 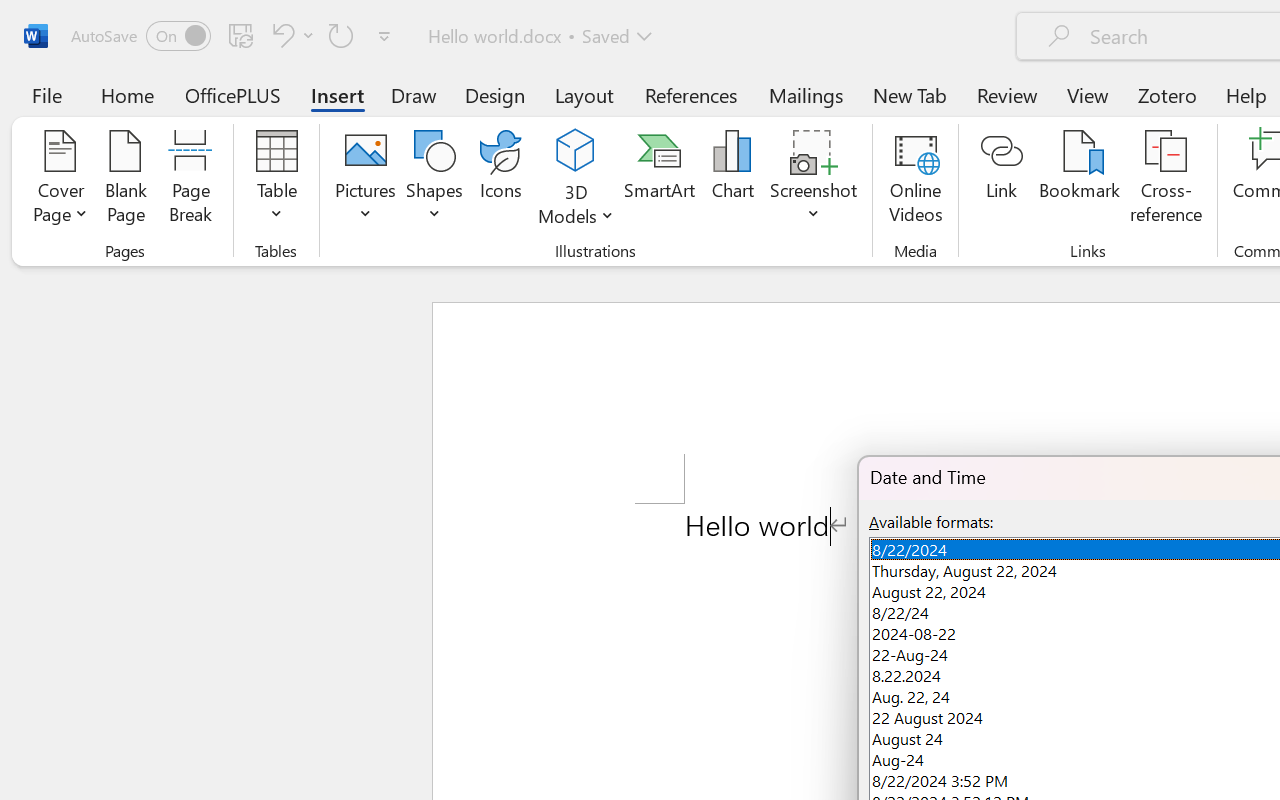 I want to click on 'AutoSave', so click(x=139, y=35).